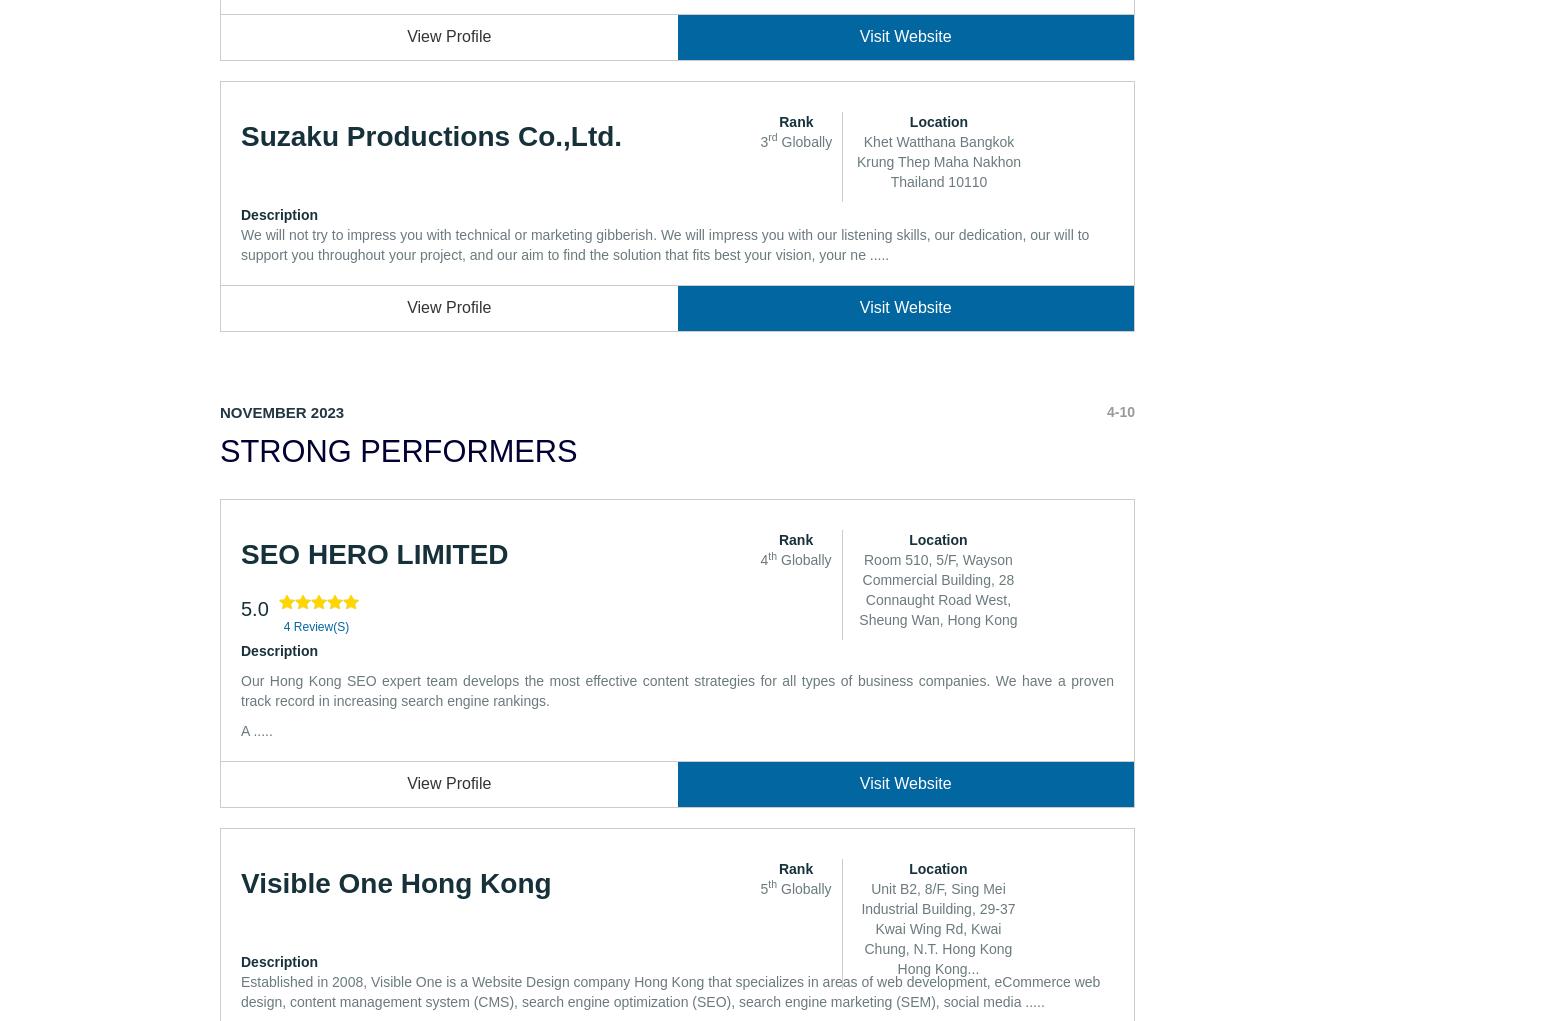  Describe the element at coordinates (281, 410) in the screenshot. I see `'November 2023'` at that location.